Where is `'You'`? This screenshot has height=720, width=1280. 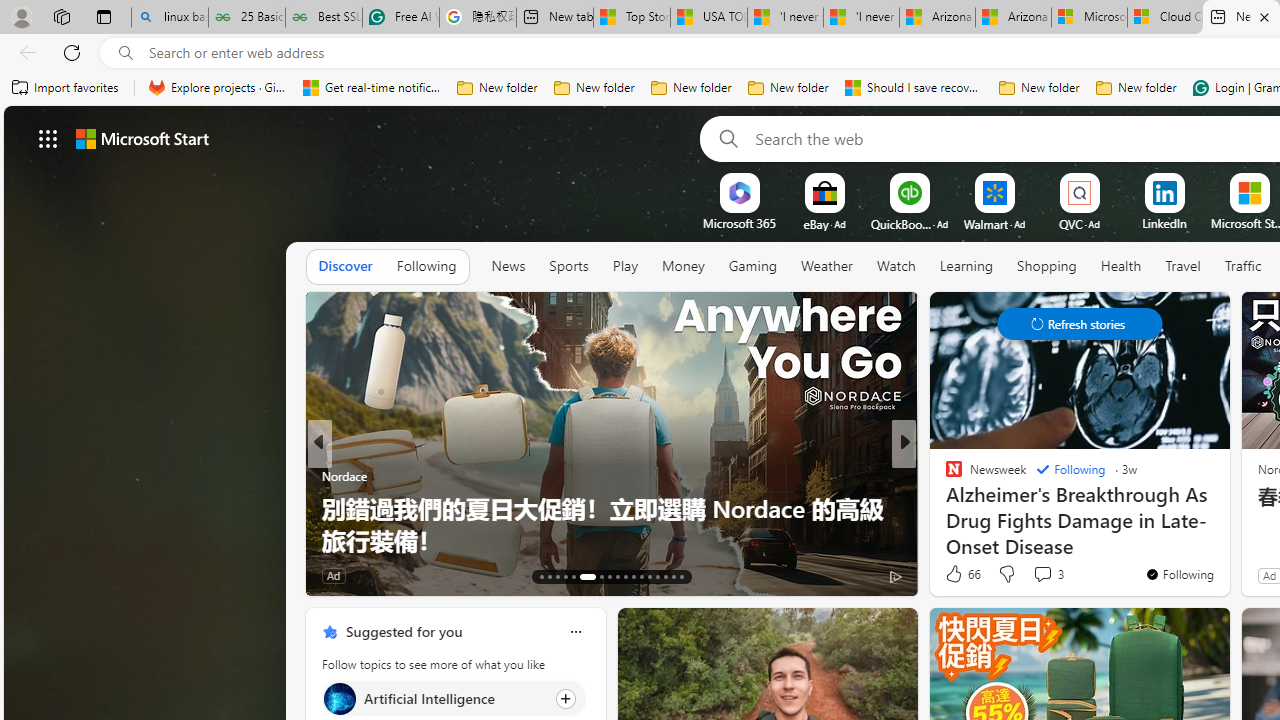 'You' is located at coordinates (1179, 573).